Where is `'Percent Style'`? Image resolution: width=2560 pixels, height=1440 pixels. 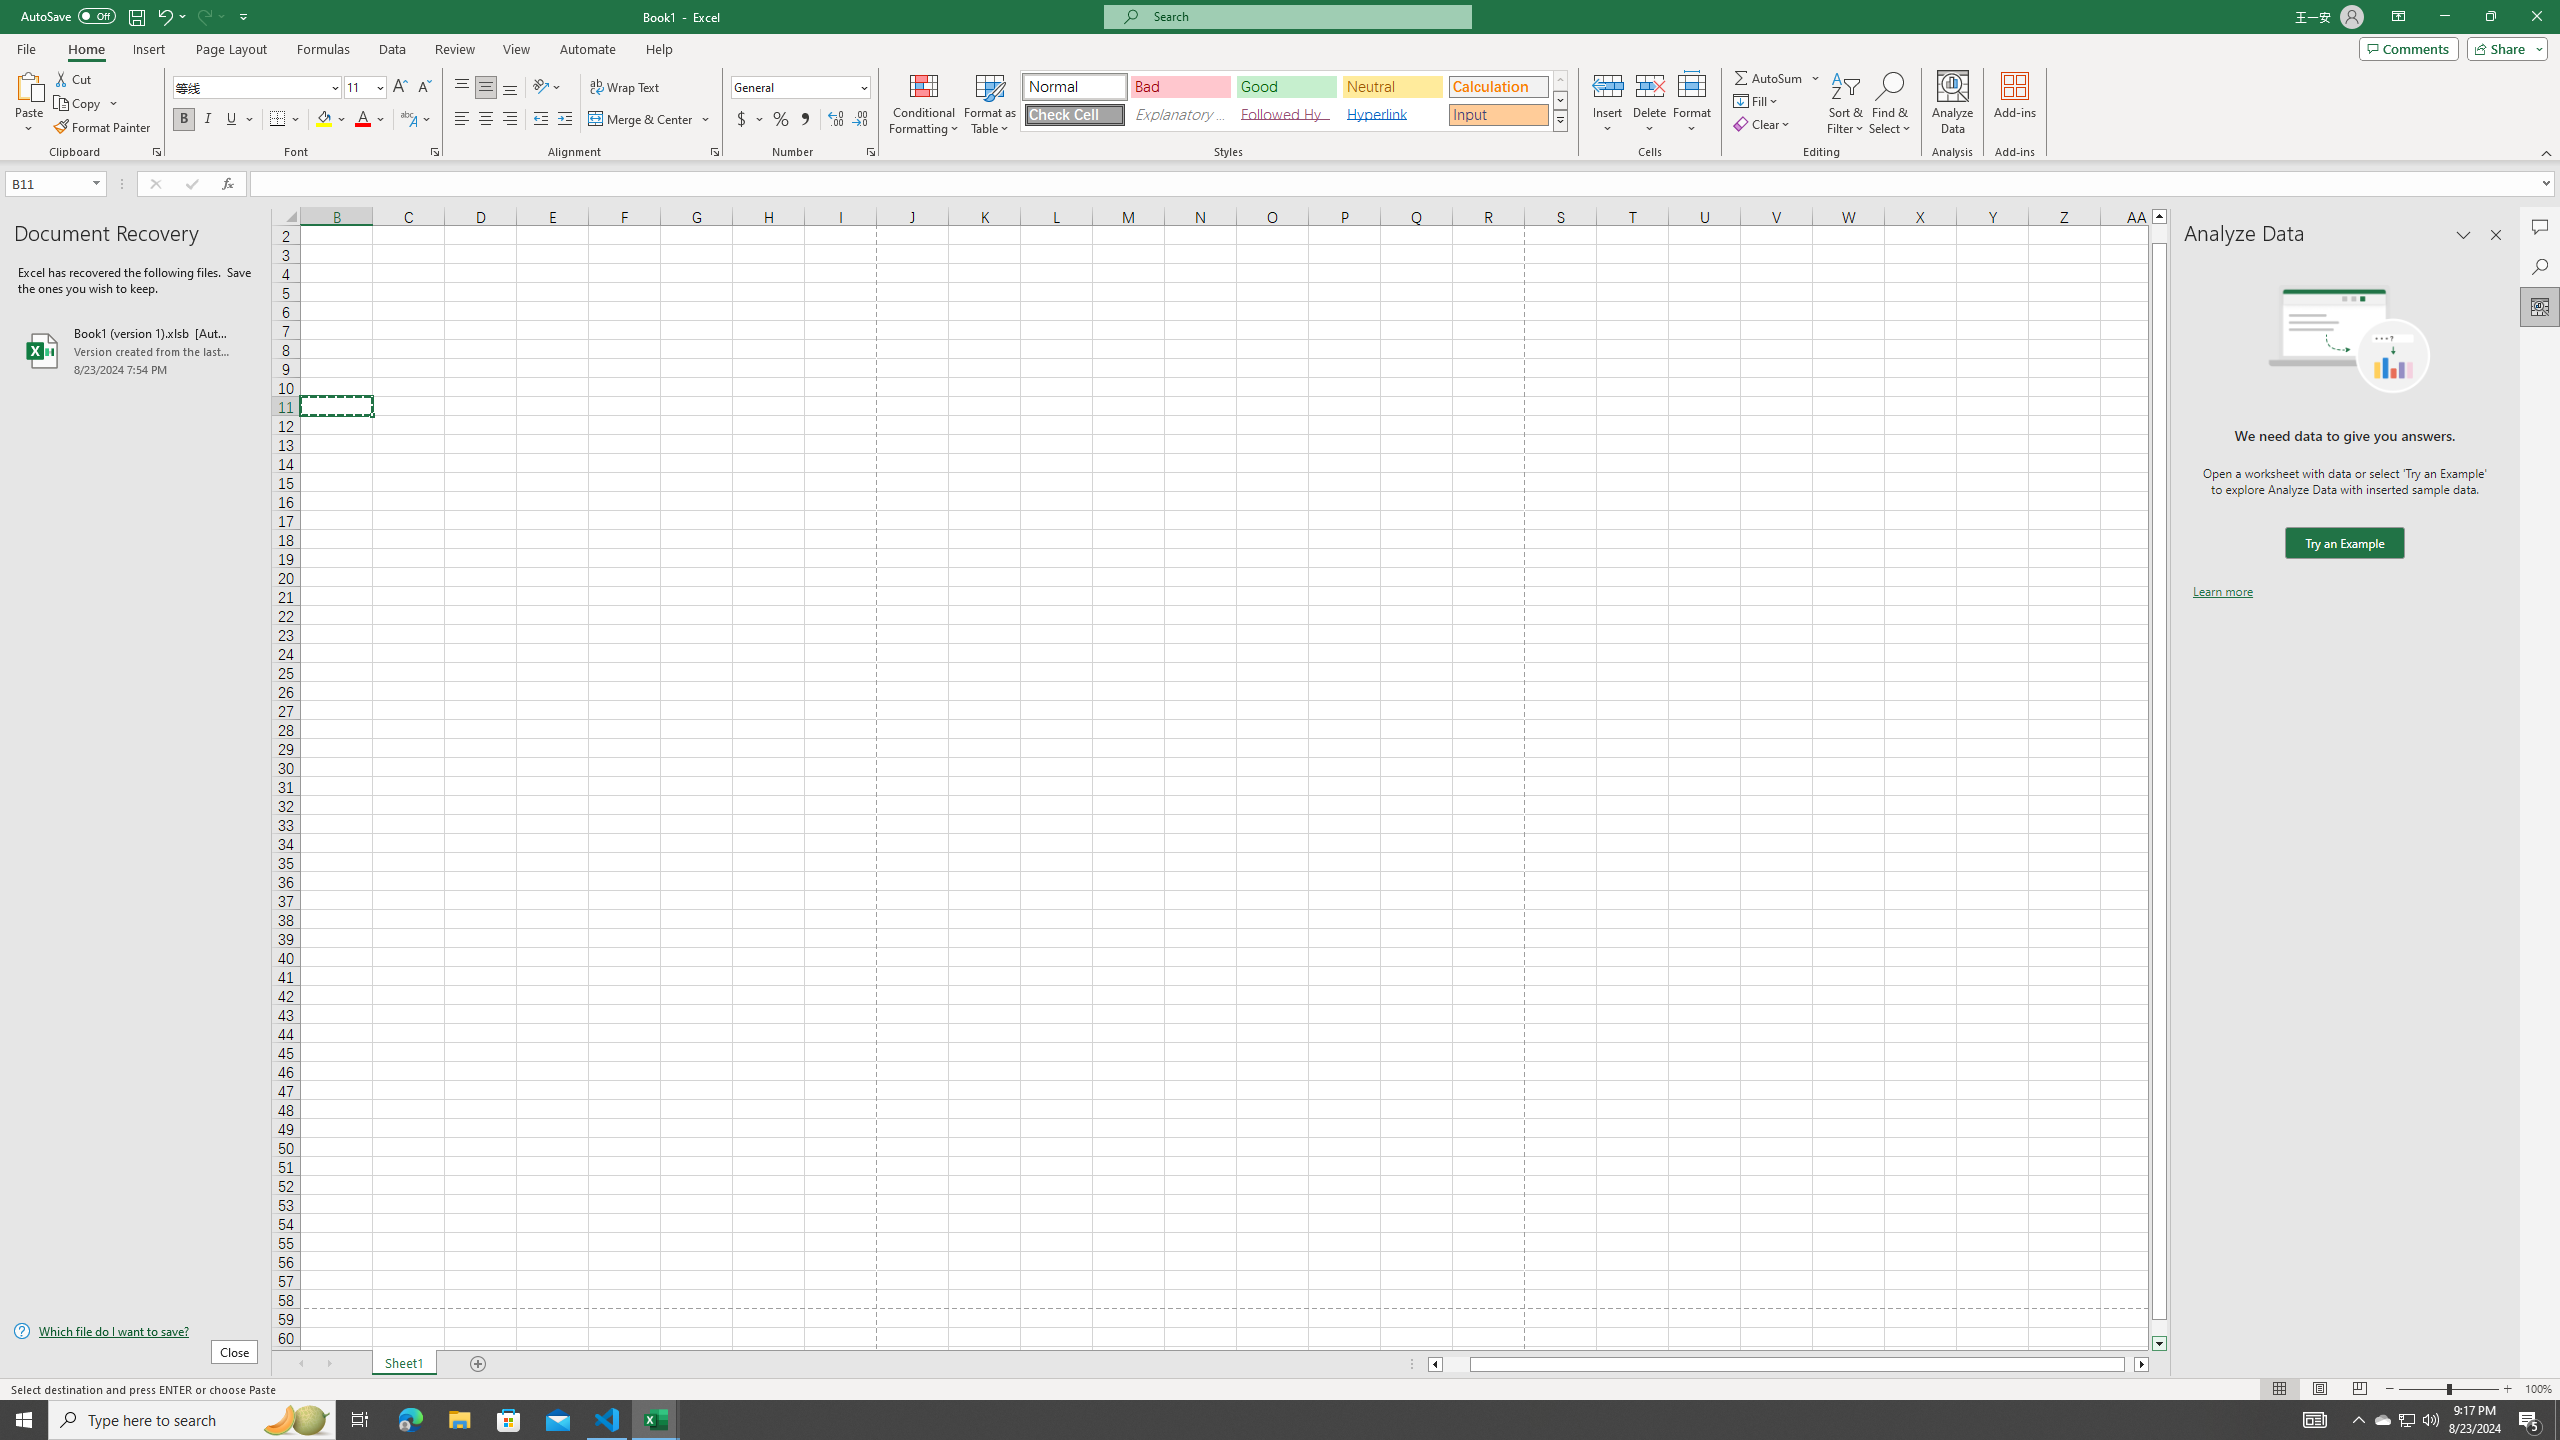 'Percent Style' is located at coordinates (779, 118).